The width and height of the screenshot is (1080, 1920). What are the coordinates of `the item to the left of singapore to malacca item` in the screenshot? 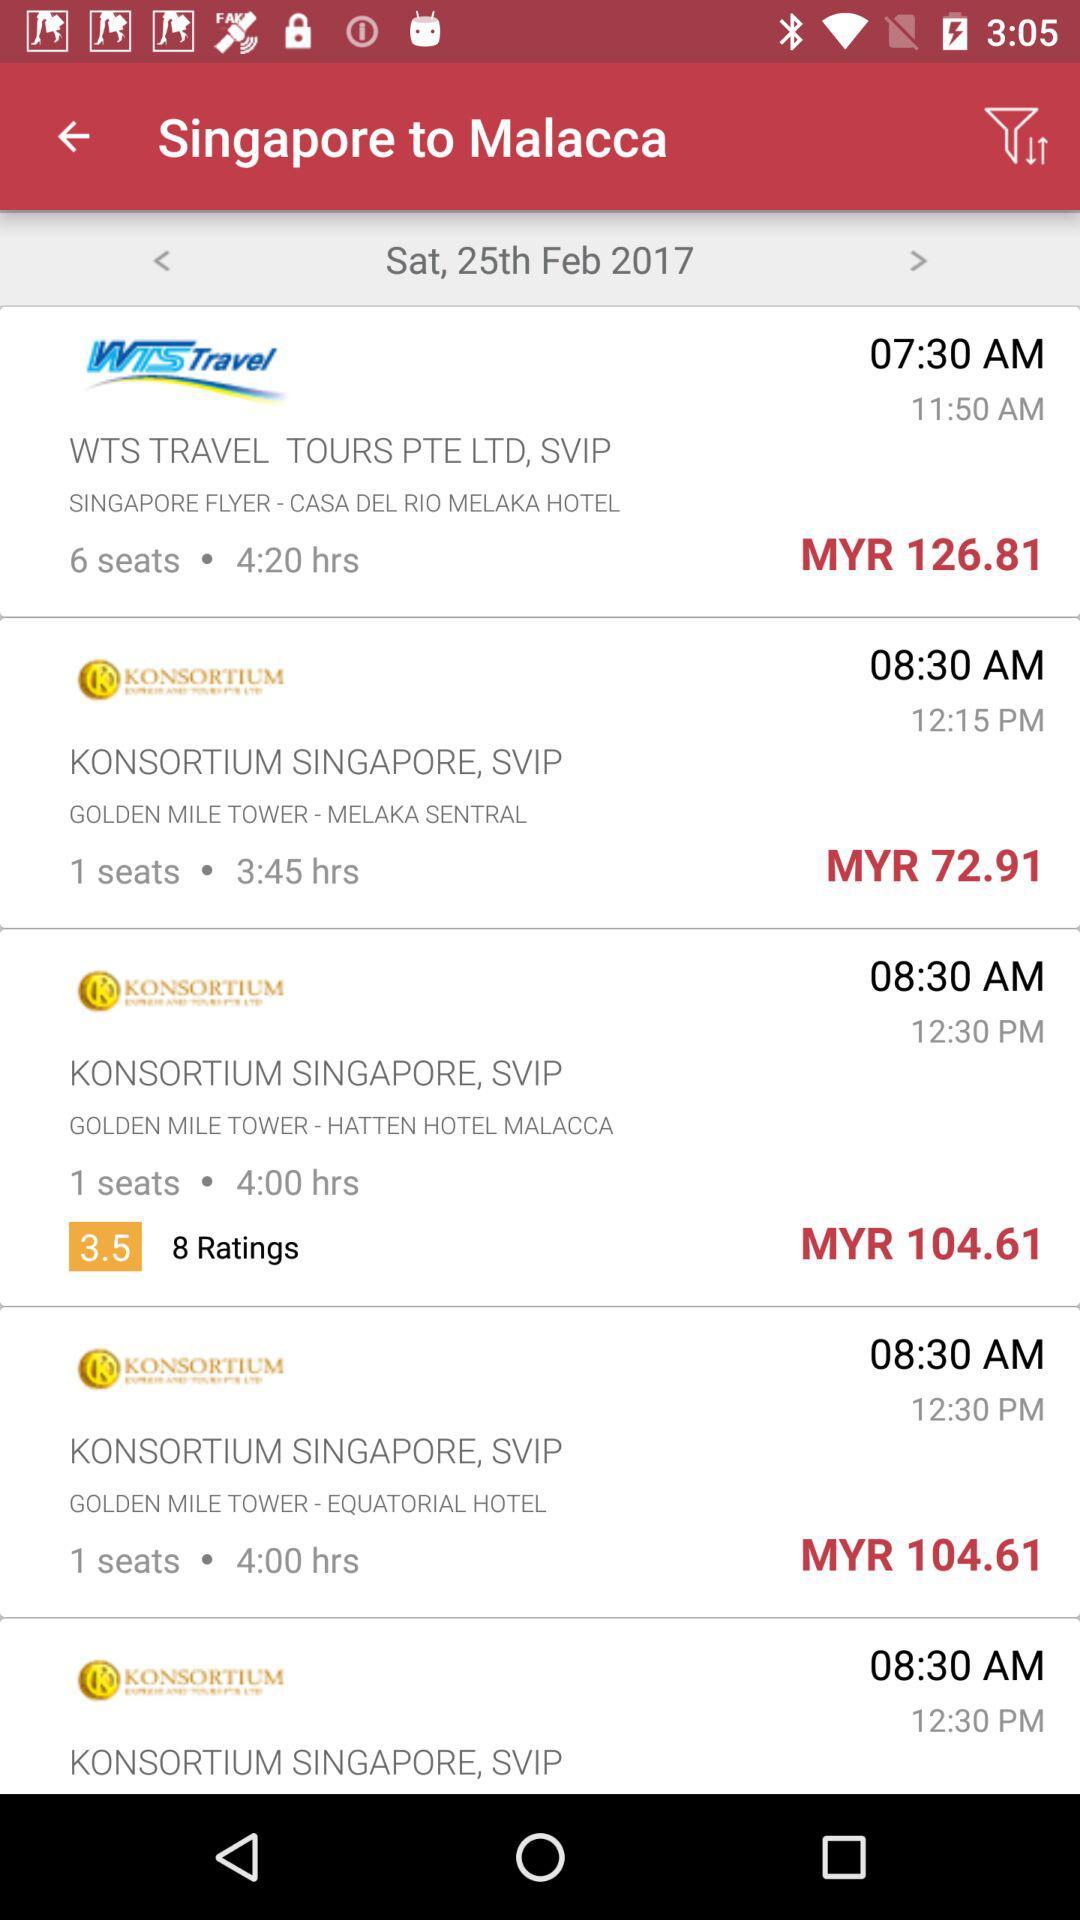 It's located at (72, 135).